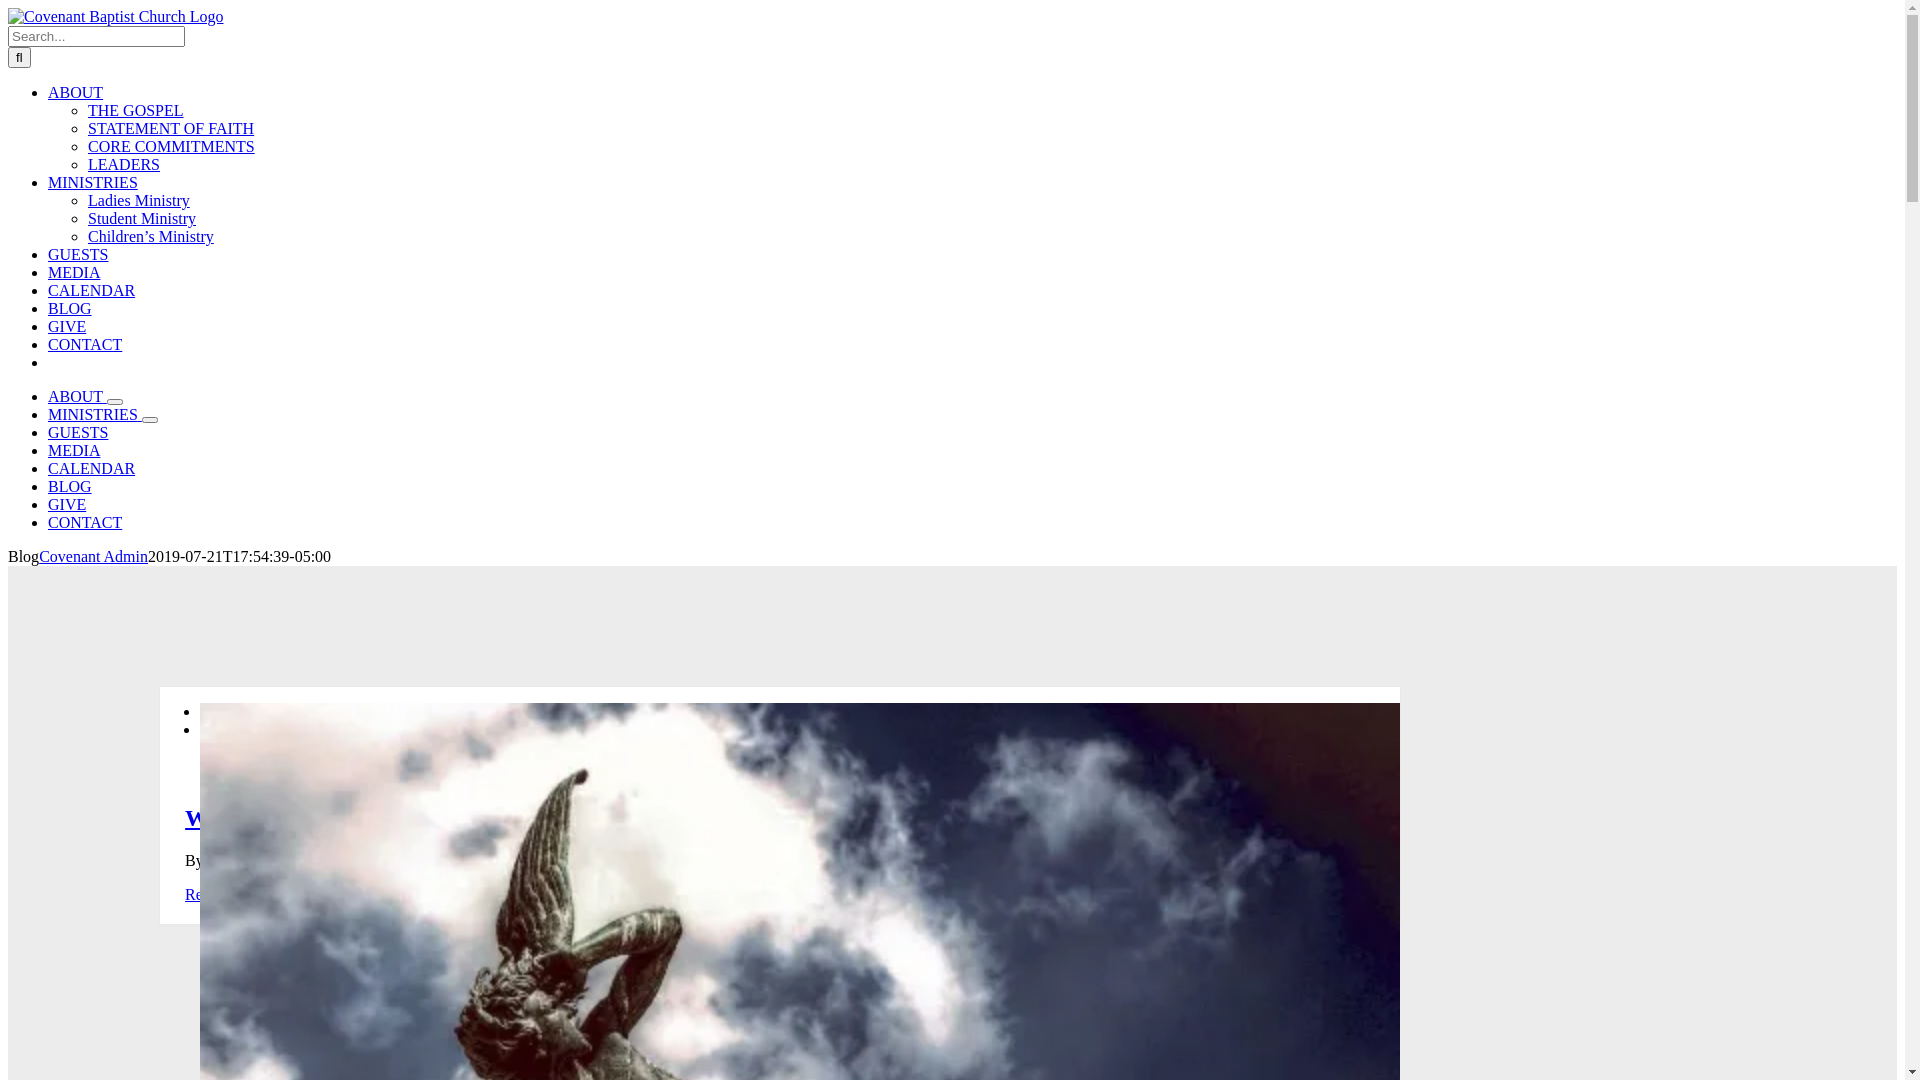 This screenshot has height=1080, width=1920. Describe the element at coordinates (70, 308) in the screenshot. I see `'BLOG'` at that location.